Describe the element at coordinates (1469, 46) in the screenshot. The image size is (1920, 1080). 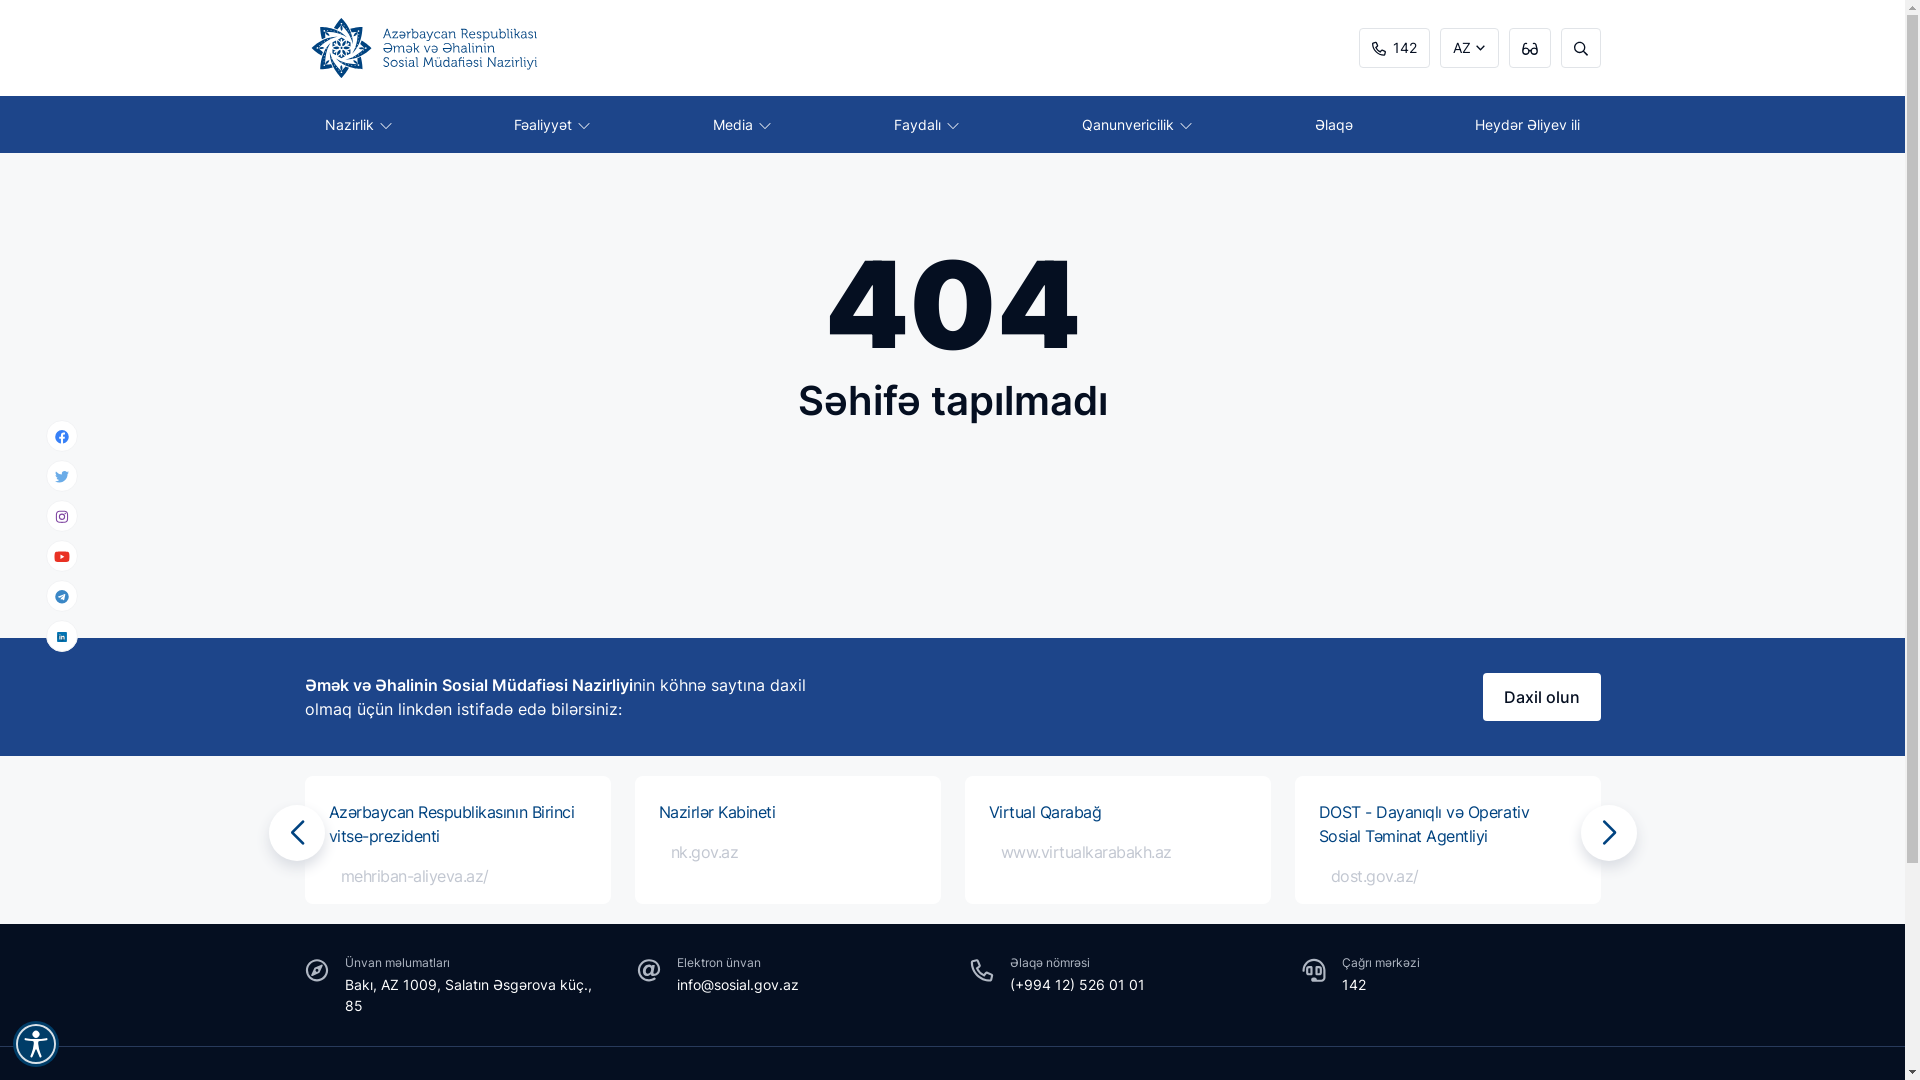
I see `'AZ'` at that location.